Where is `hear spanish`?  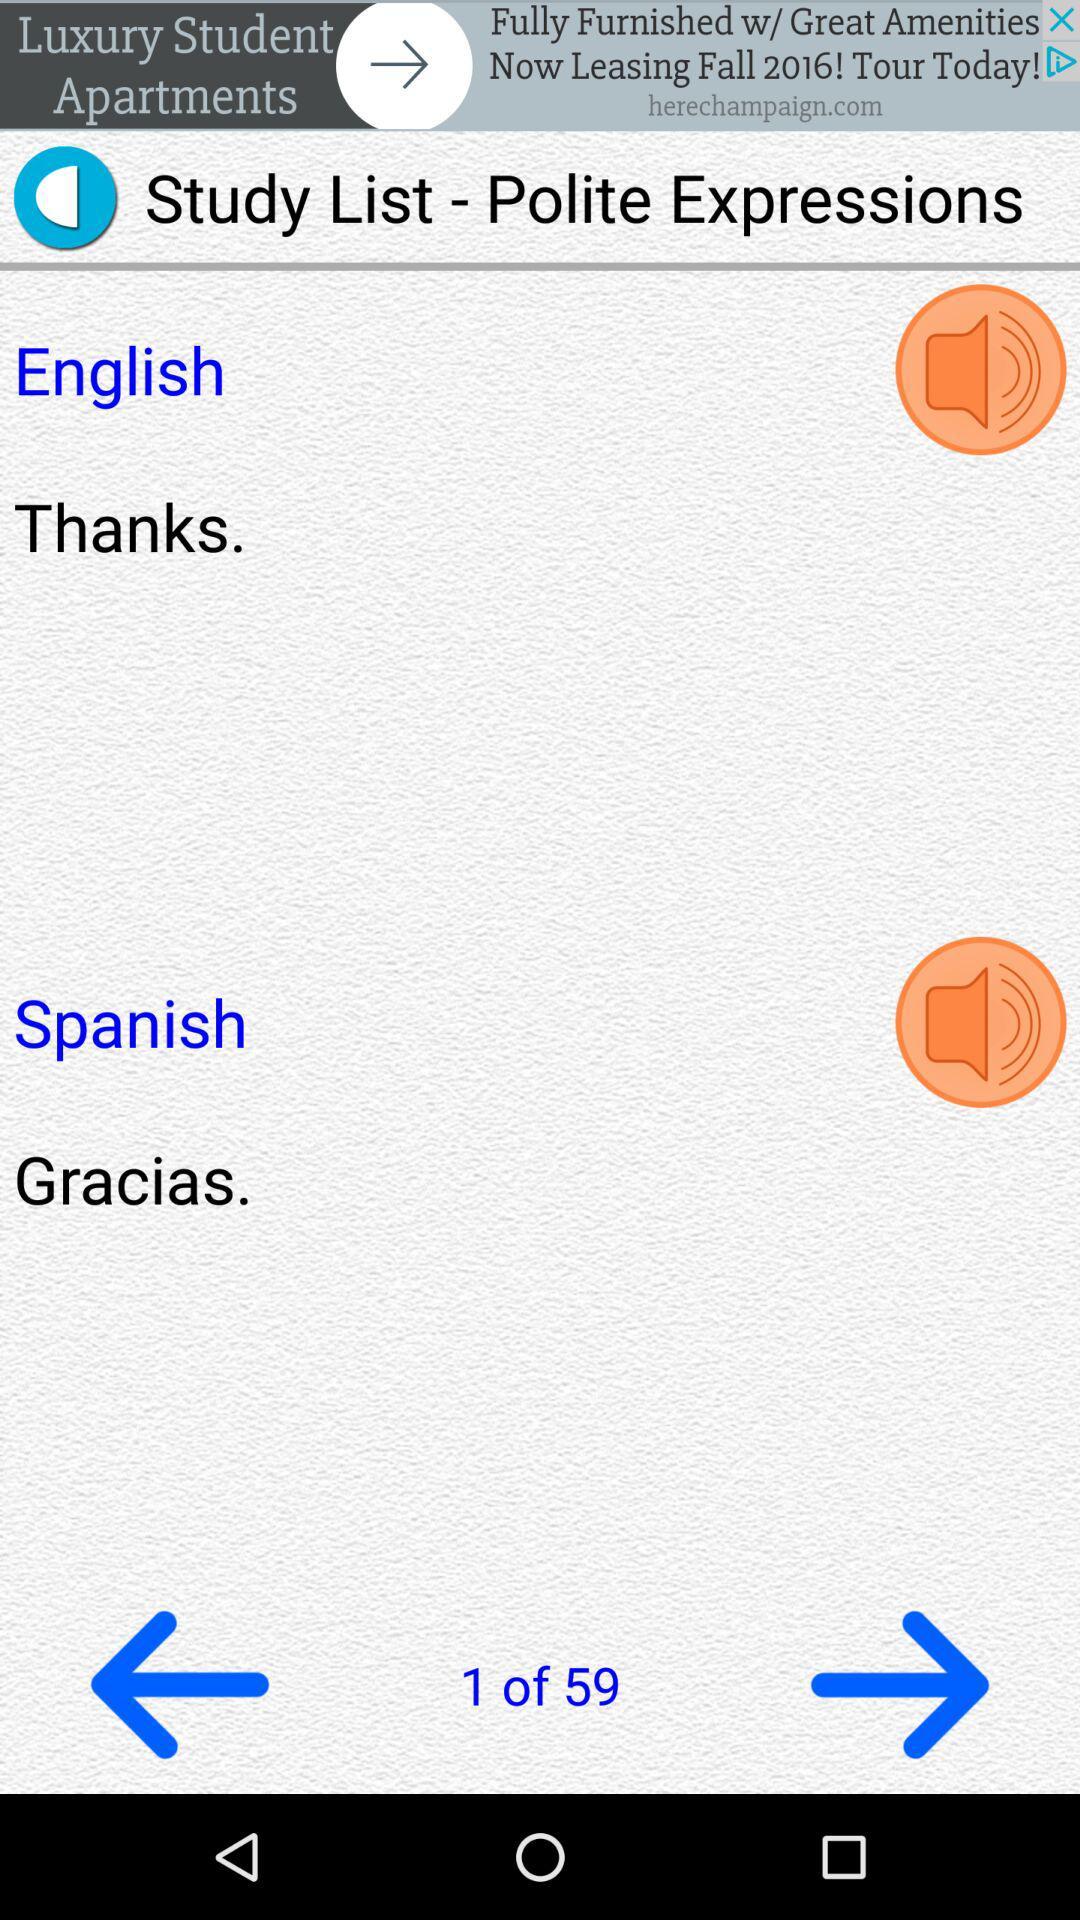 hear spanish is located at coordinates (979, 1022).